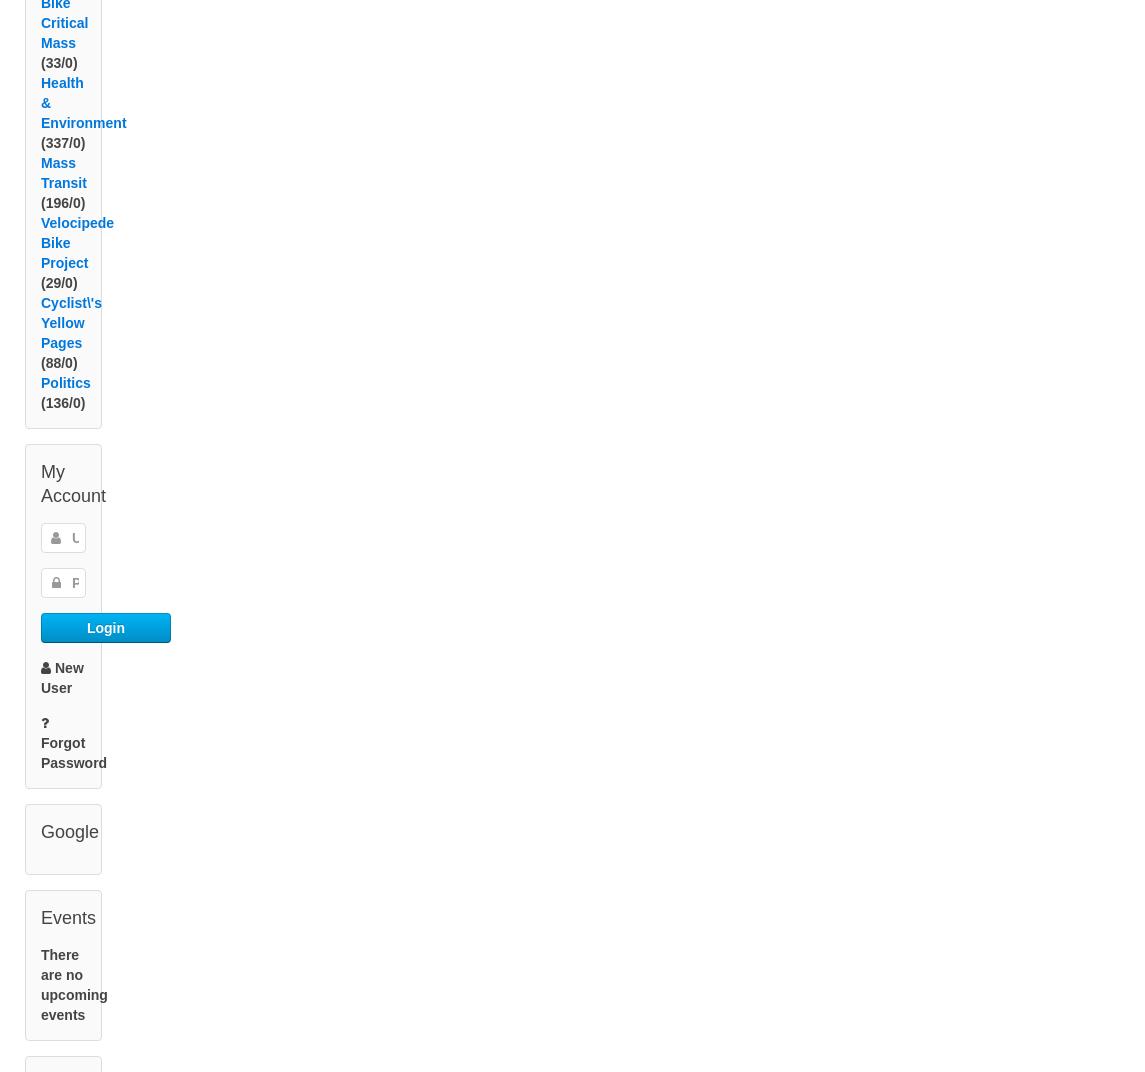 The image size is (1145, 1072). I want to click on 'Google', so click(69, 854).